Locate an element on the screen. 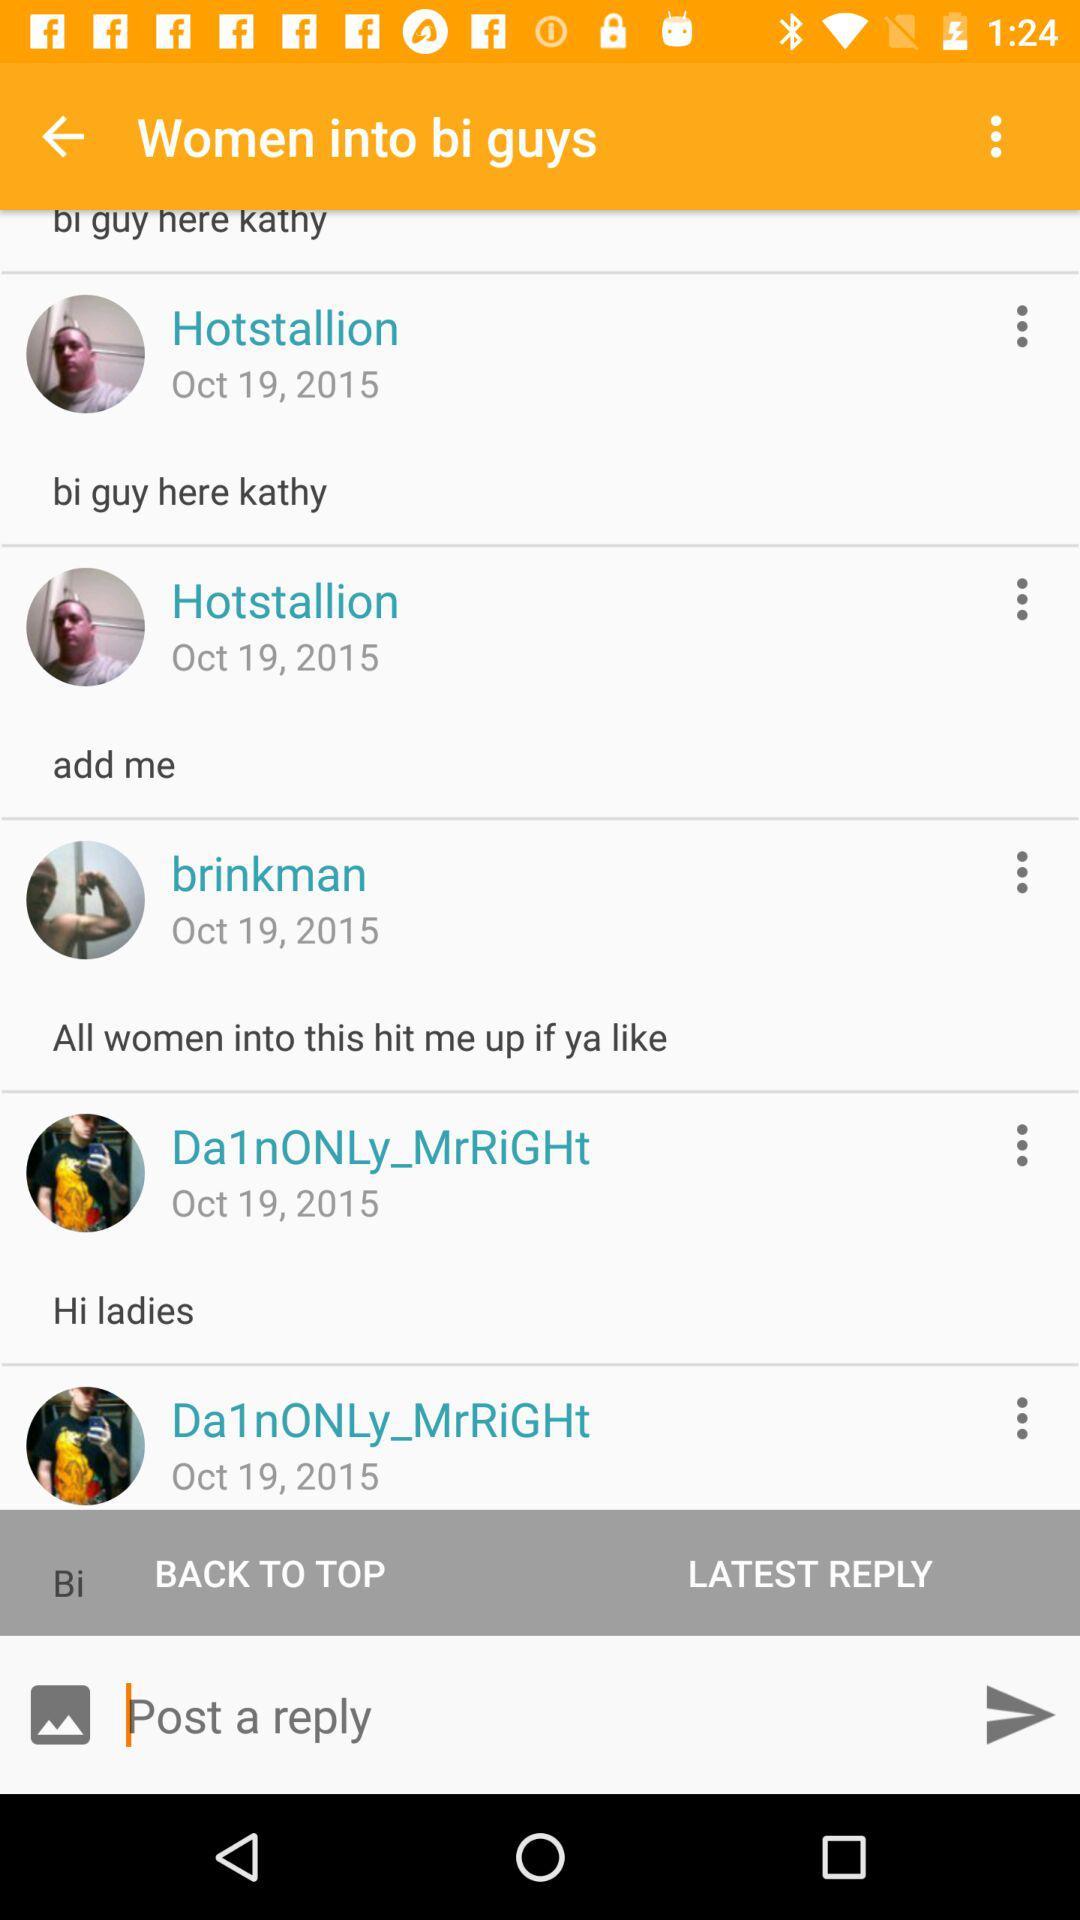 The height and width of the screenshot is (1920, 1080). more actions is located at coordinates (1022, 326).